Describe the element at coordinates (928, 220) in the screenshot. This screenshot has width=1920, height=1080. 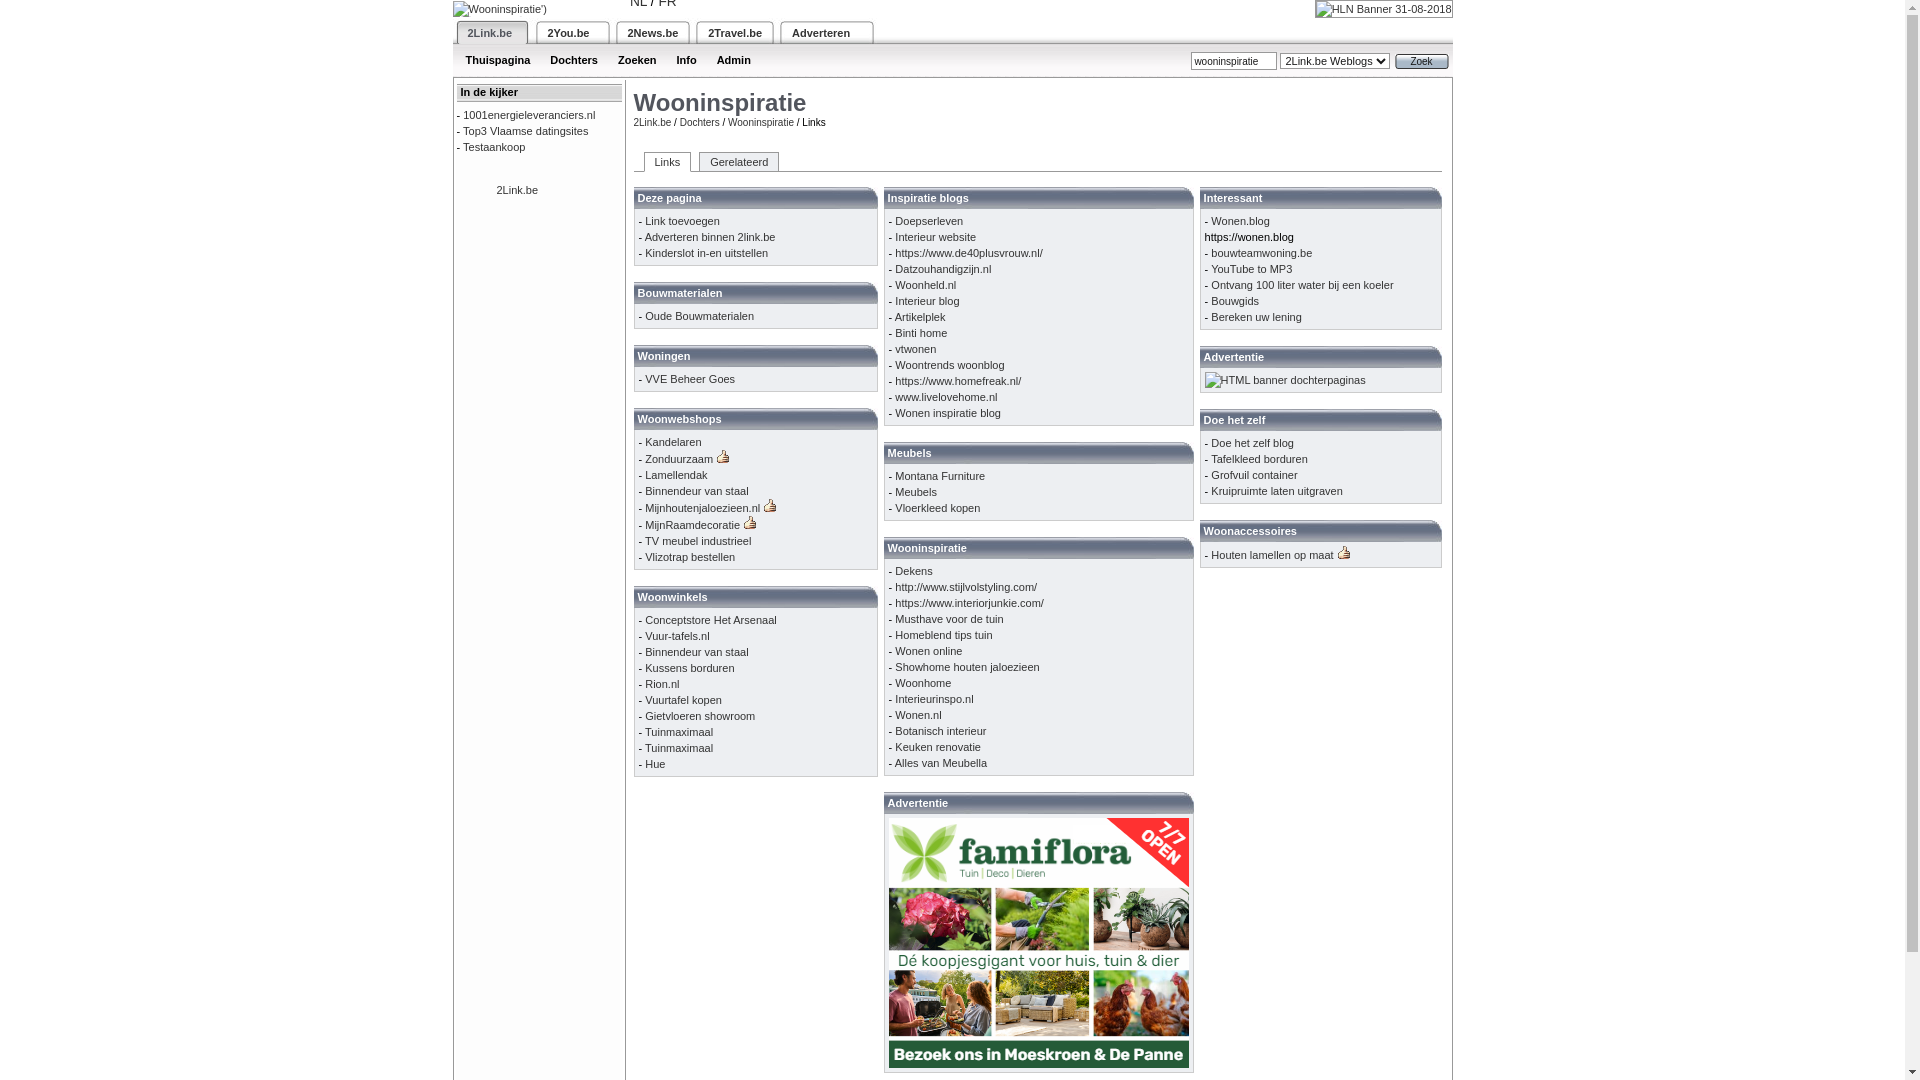
I see `'Doepserleven'` at that location.